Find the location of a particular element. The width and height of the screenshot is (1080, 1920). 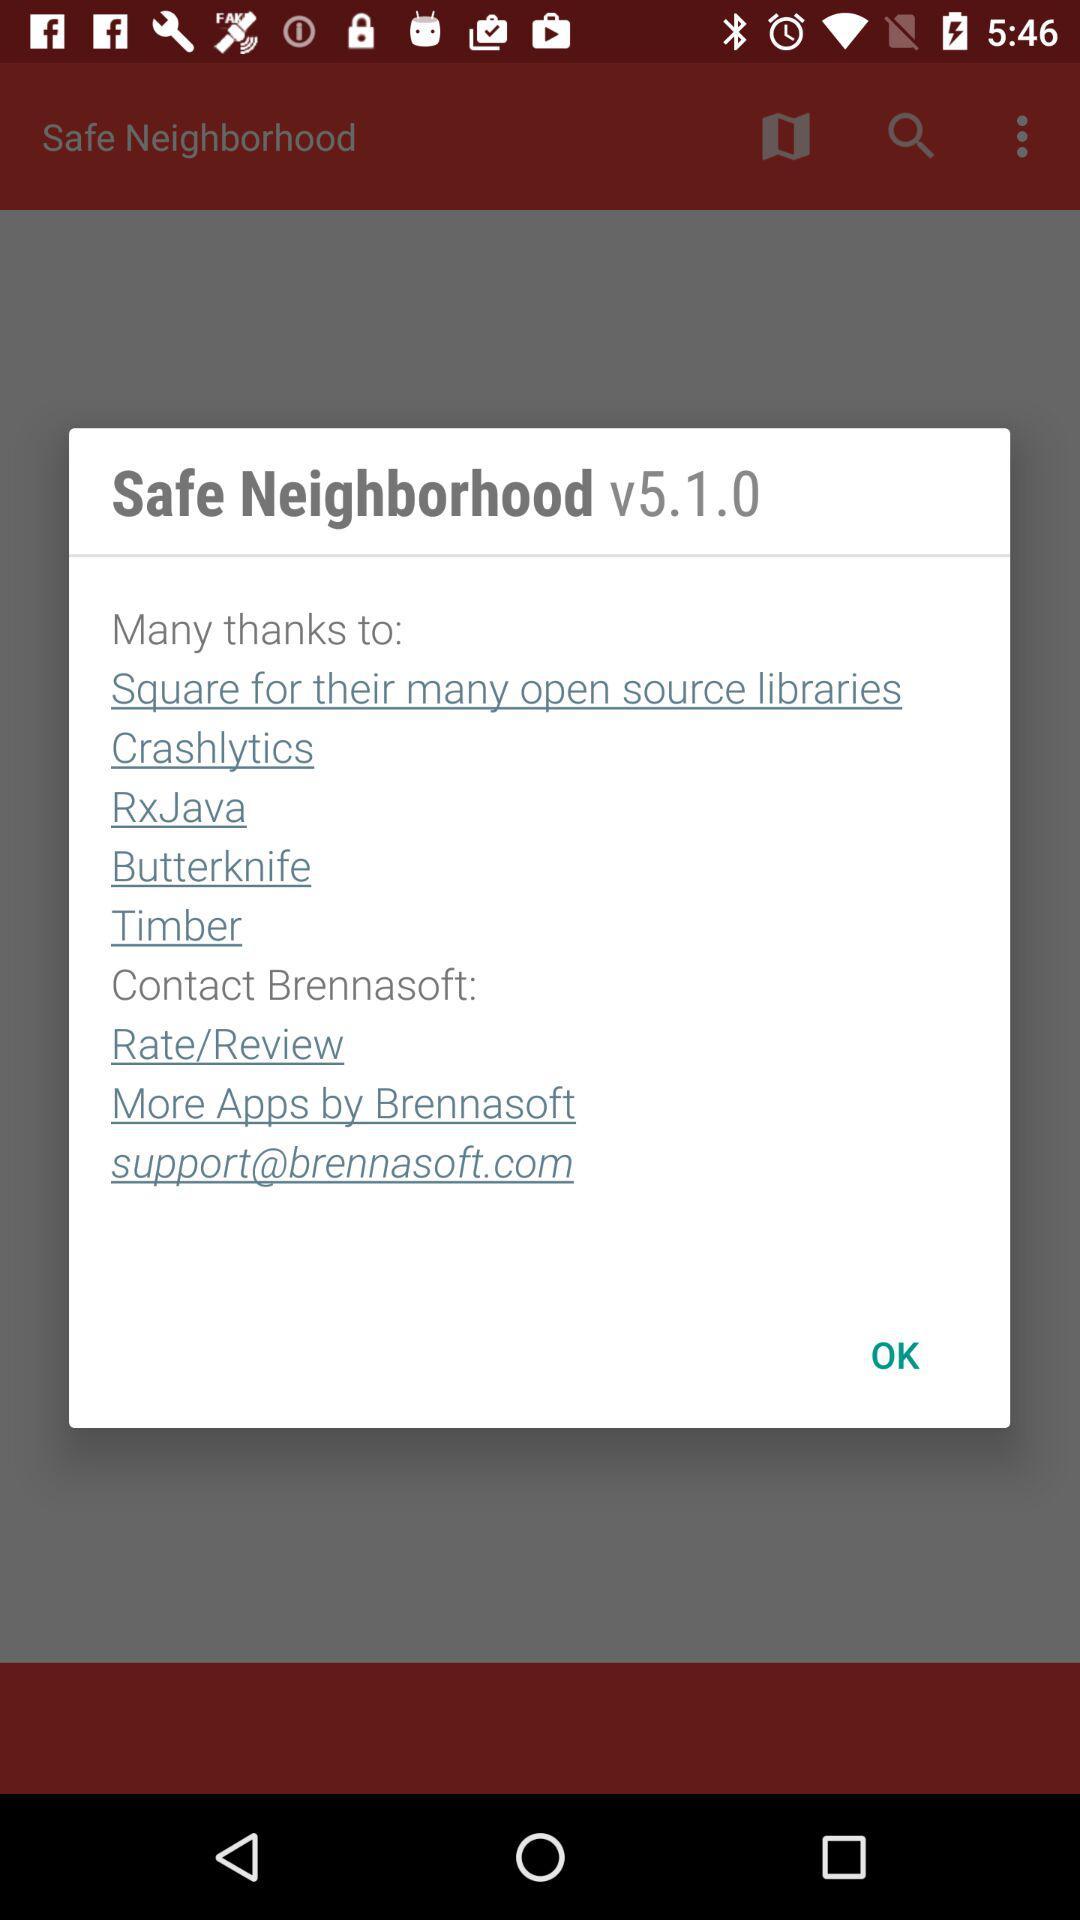

item below many thanks to item is located at coordinates (893, 1354).